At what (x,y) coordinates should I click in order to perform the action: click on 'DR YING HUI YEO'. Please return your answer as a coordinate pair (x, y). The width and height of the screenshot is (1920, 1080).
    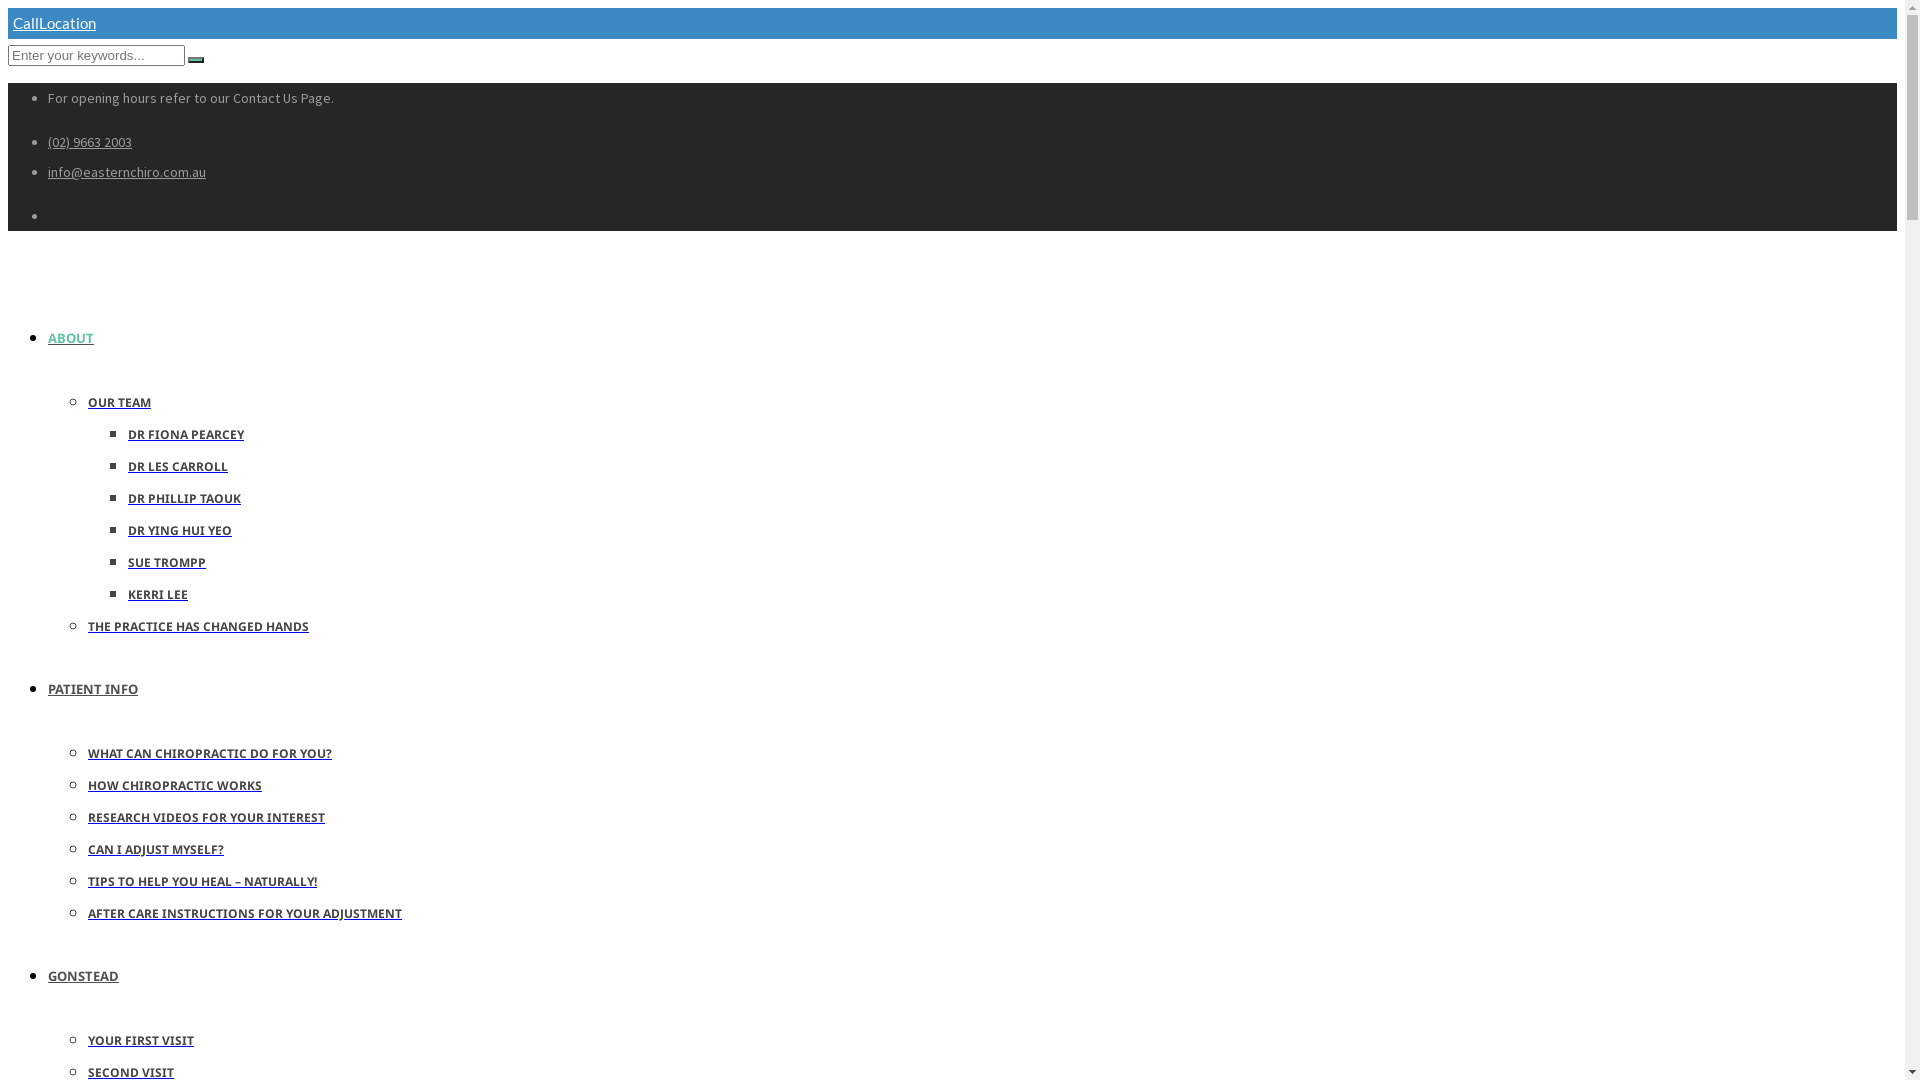
    Looking at the image, I should click on (180, 529).